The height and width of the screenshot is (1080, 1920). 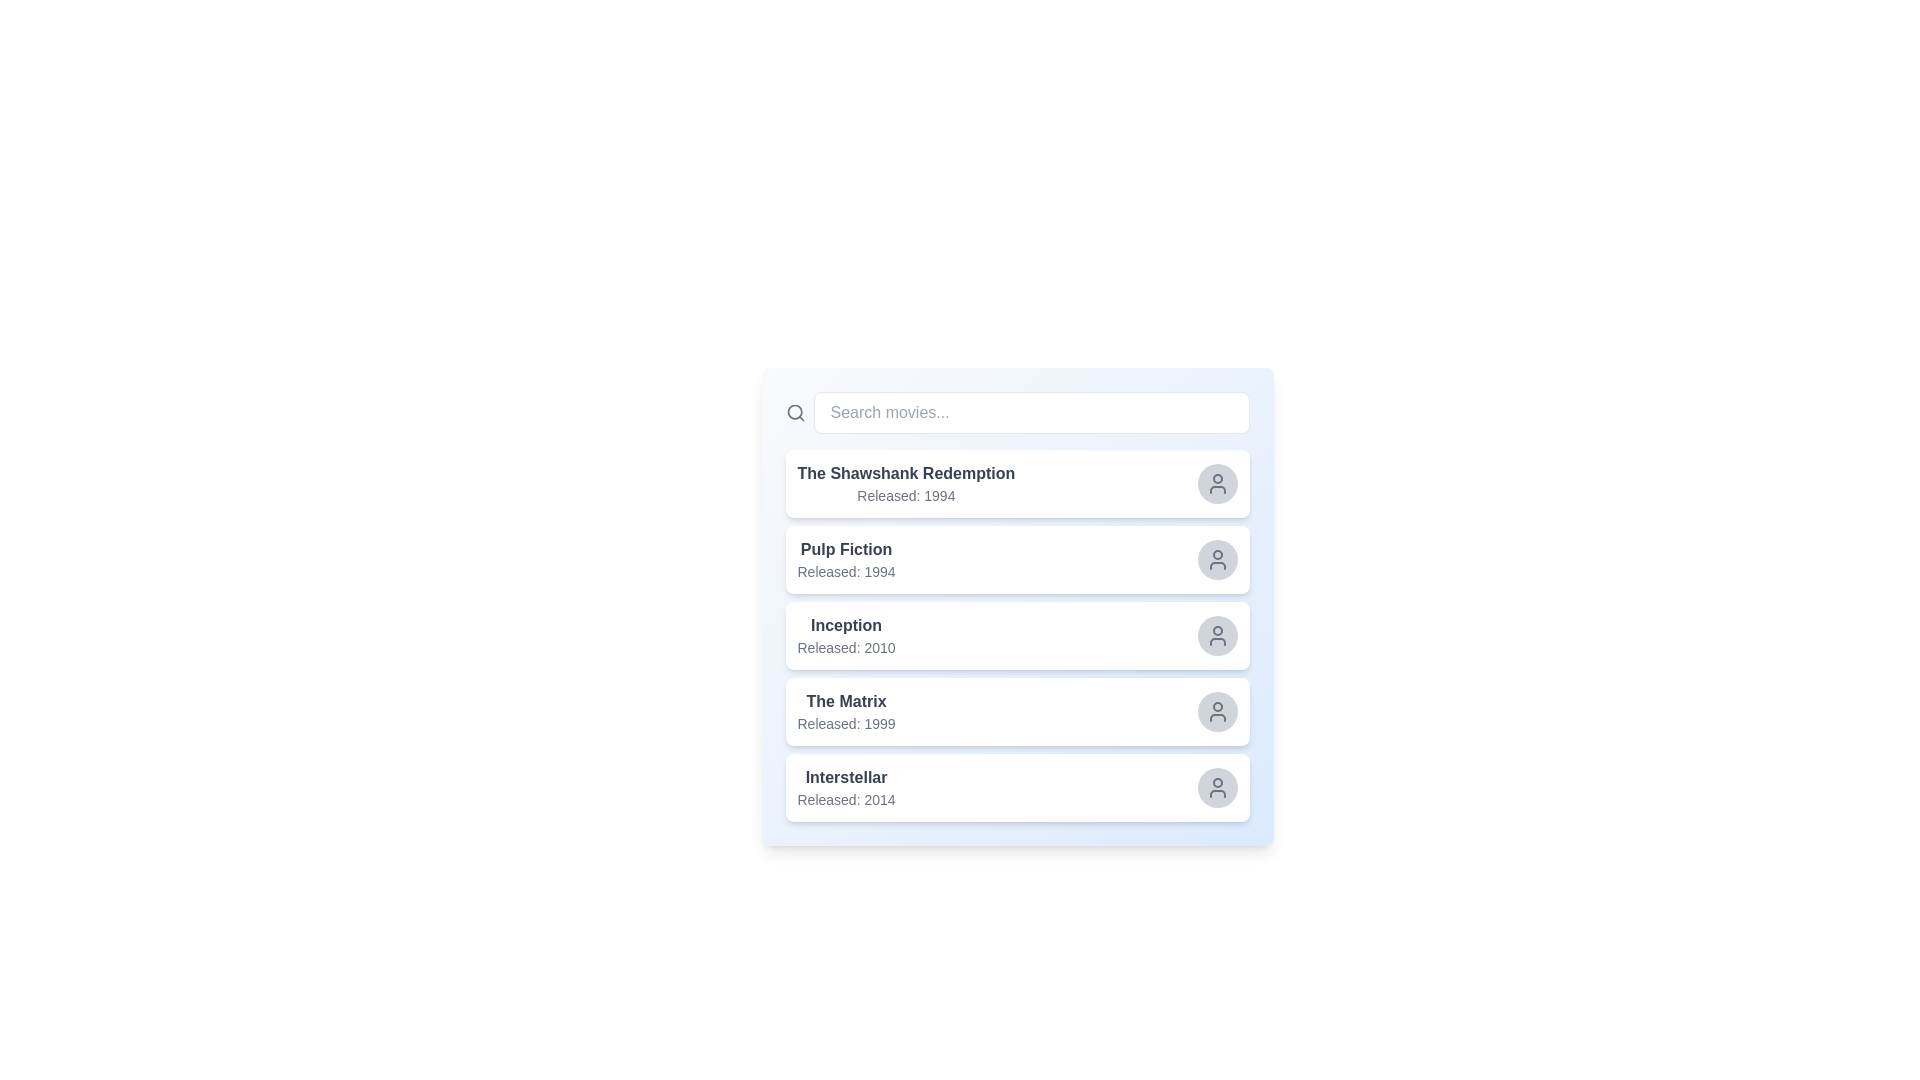 I want to click on text content of the Text label displaying 'Inception' and 'Released: 2010' located in the third card of a vertical layout, so click(x=846, y=636).